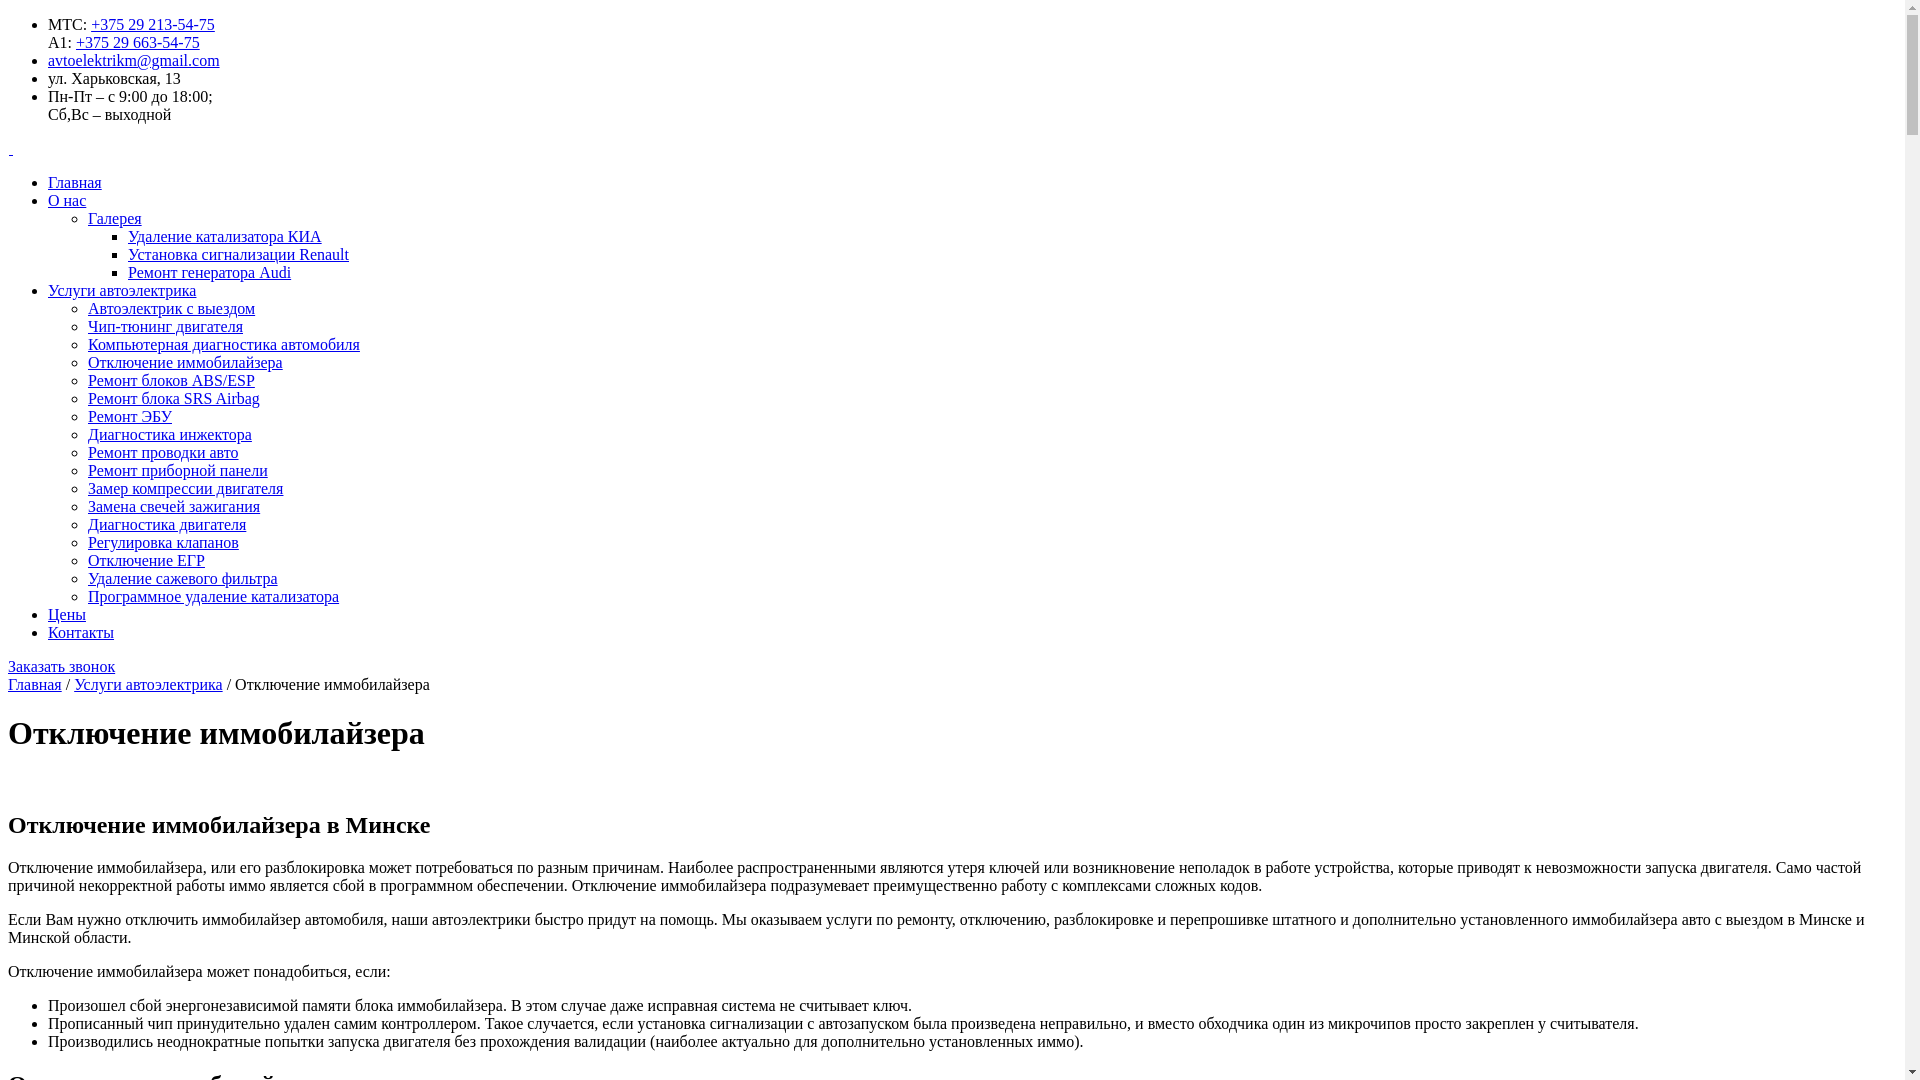 The image size is (1920, 1080). I want to click on '+375 29 213-54-75', so click(152, 24).